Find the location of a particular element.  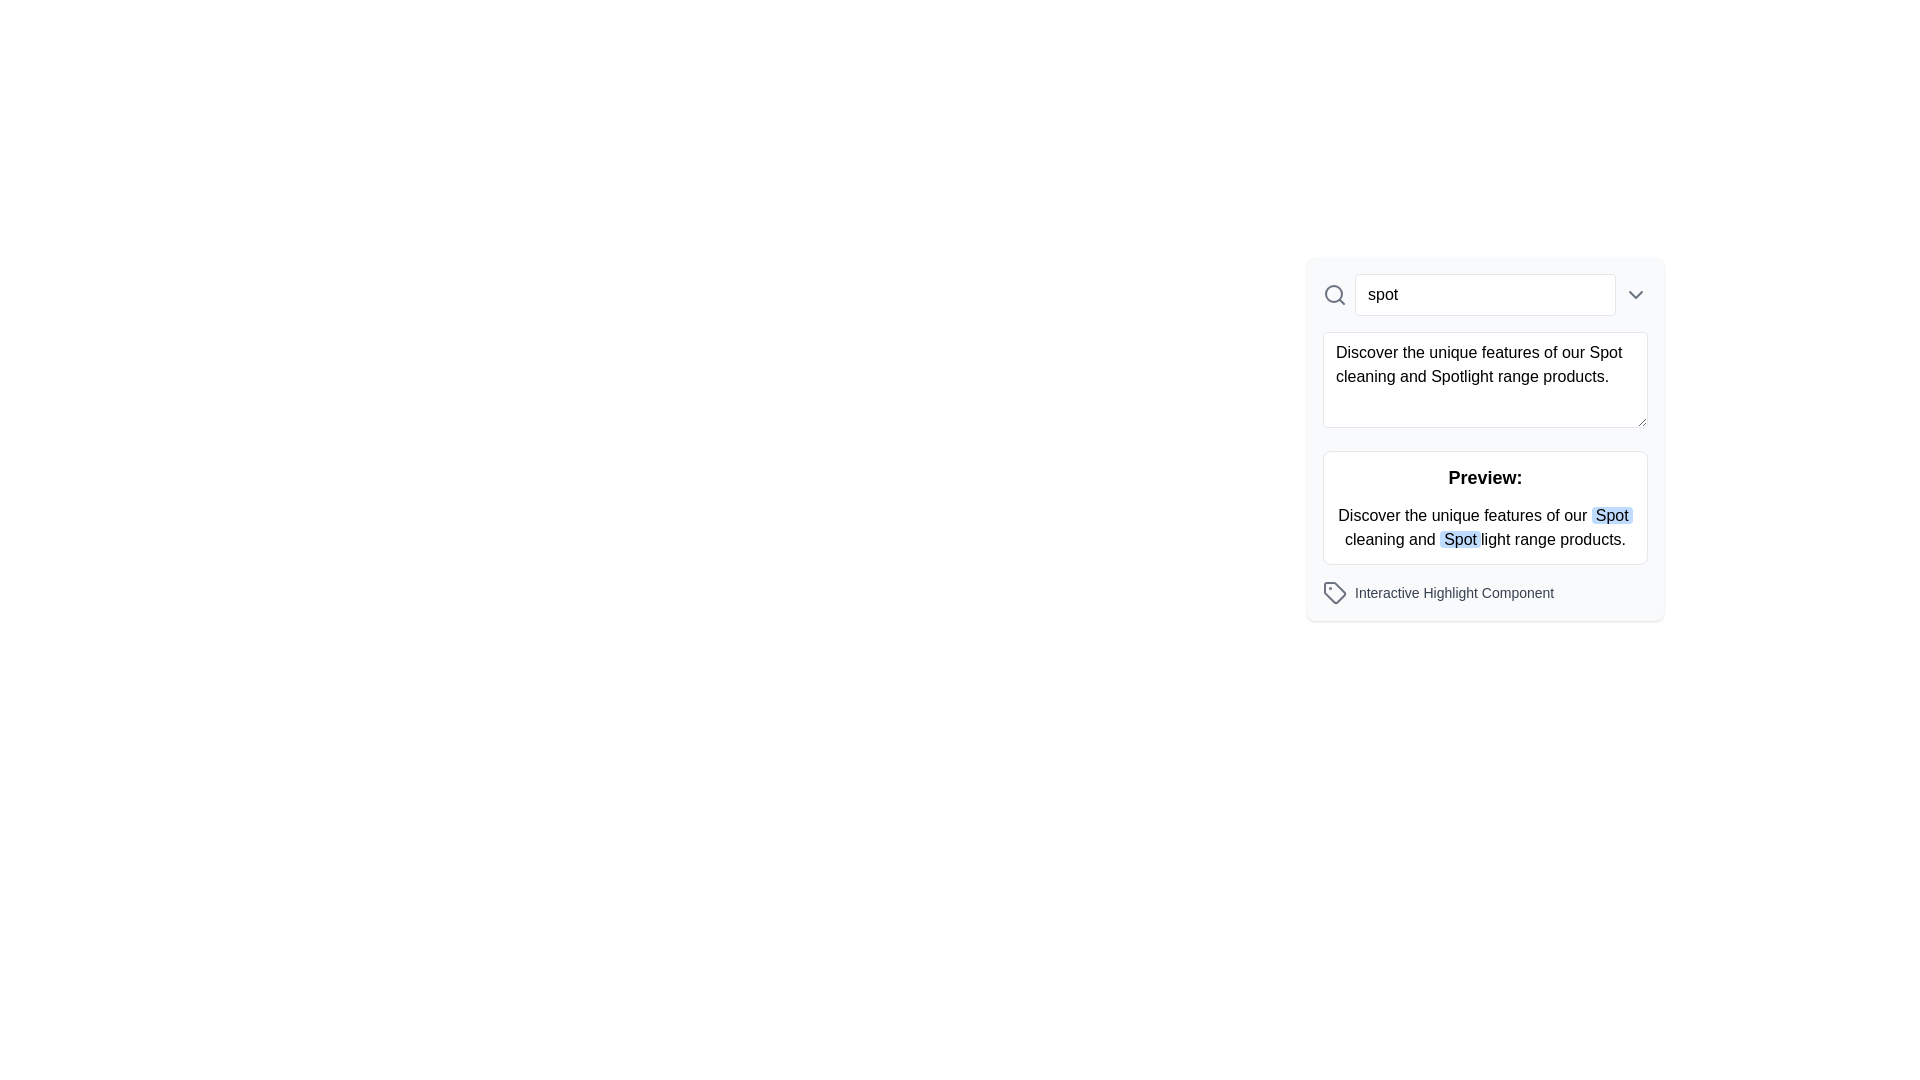

the downward chevron icon located to the right of the 'Enter search keyword' text input box is located at coordinates (1636, 294).